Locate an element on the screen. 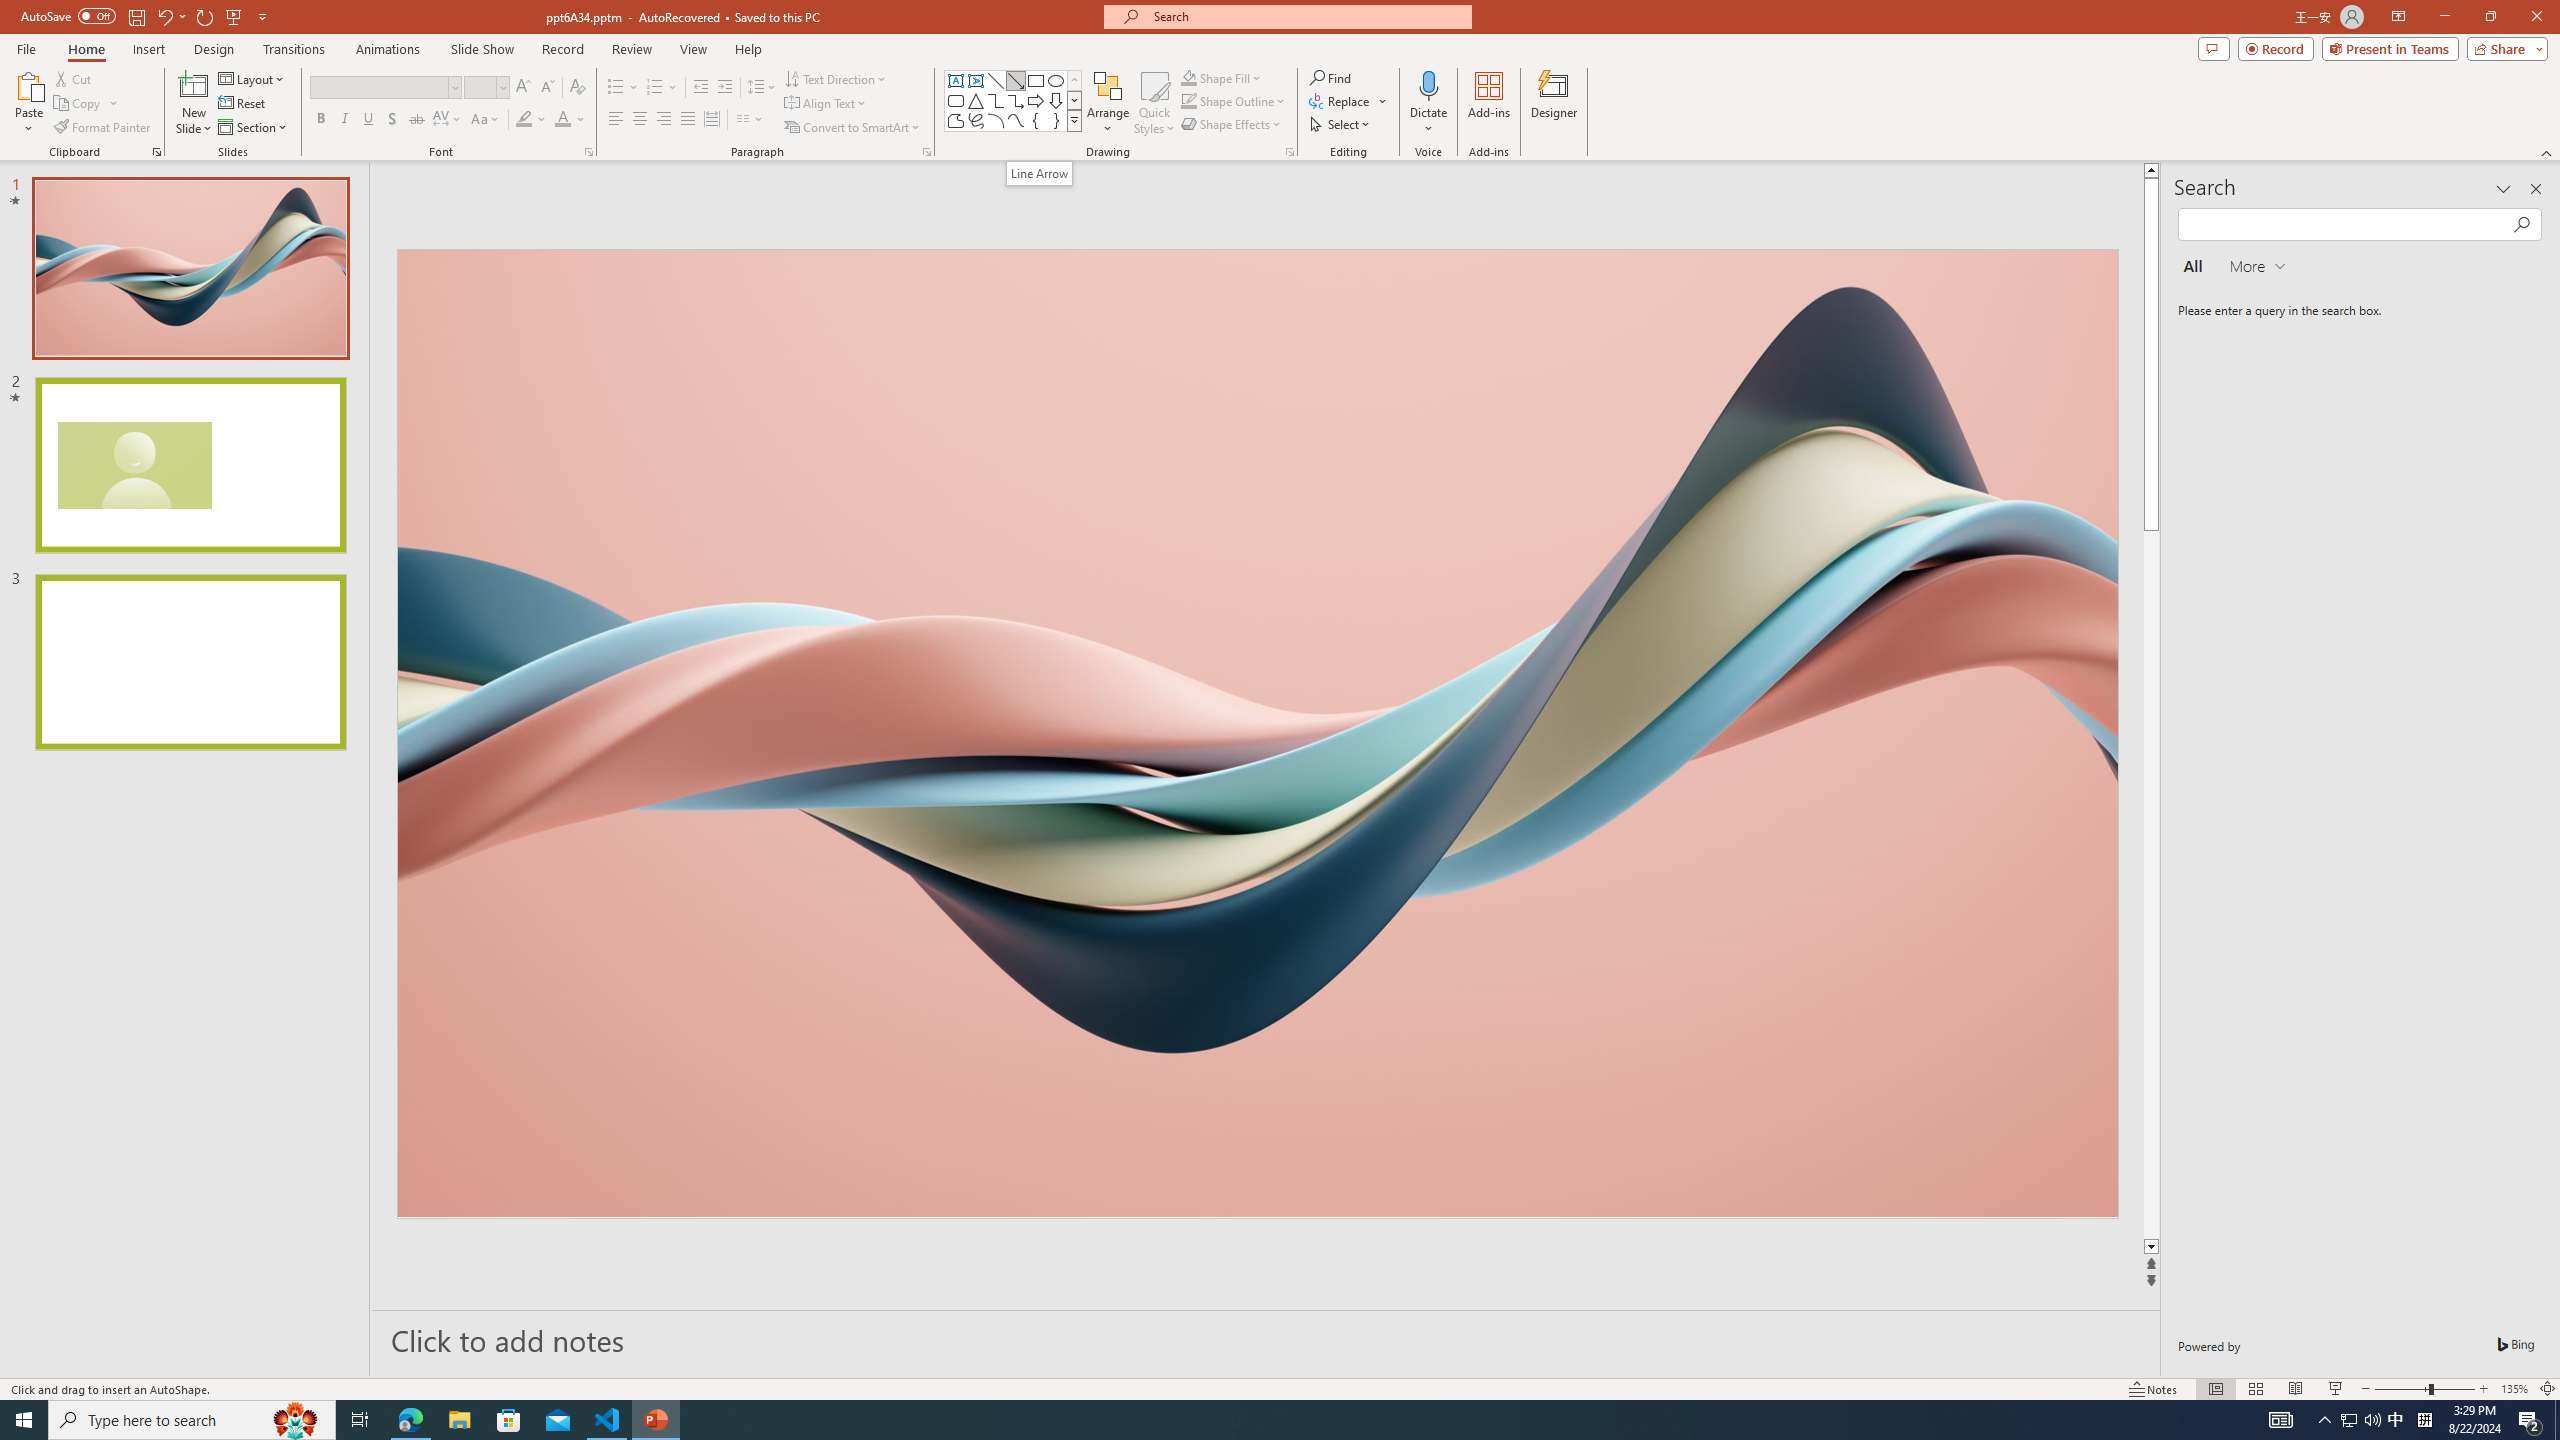  'Cut' is located at coordinates (73, 78).